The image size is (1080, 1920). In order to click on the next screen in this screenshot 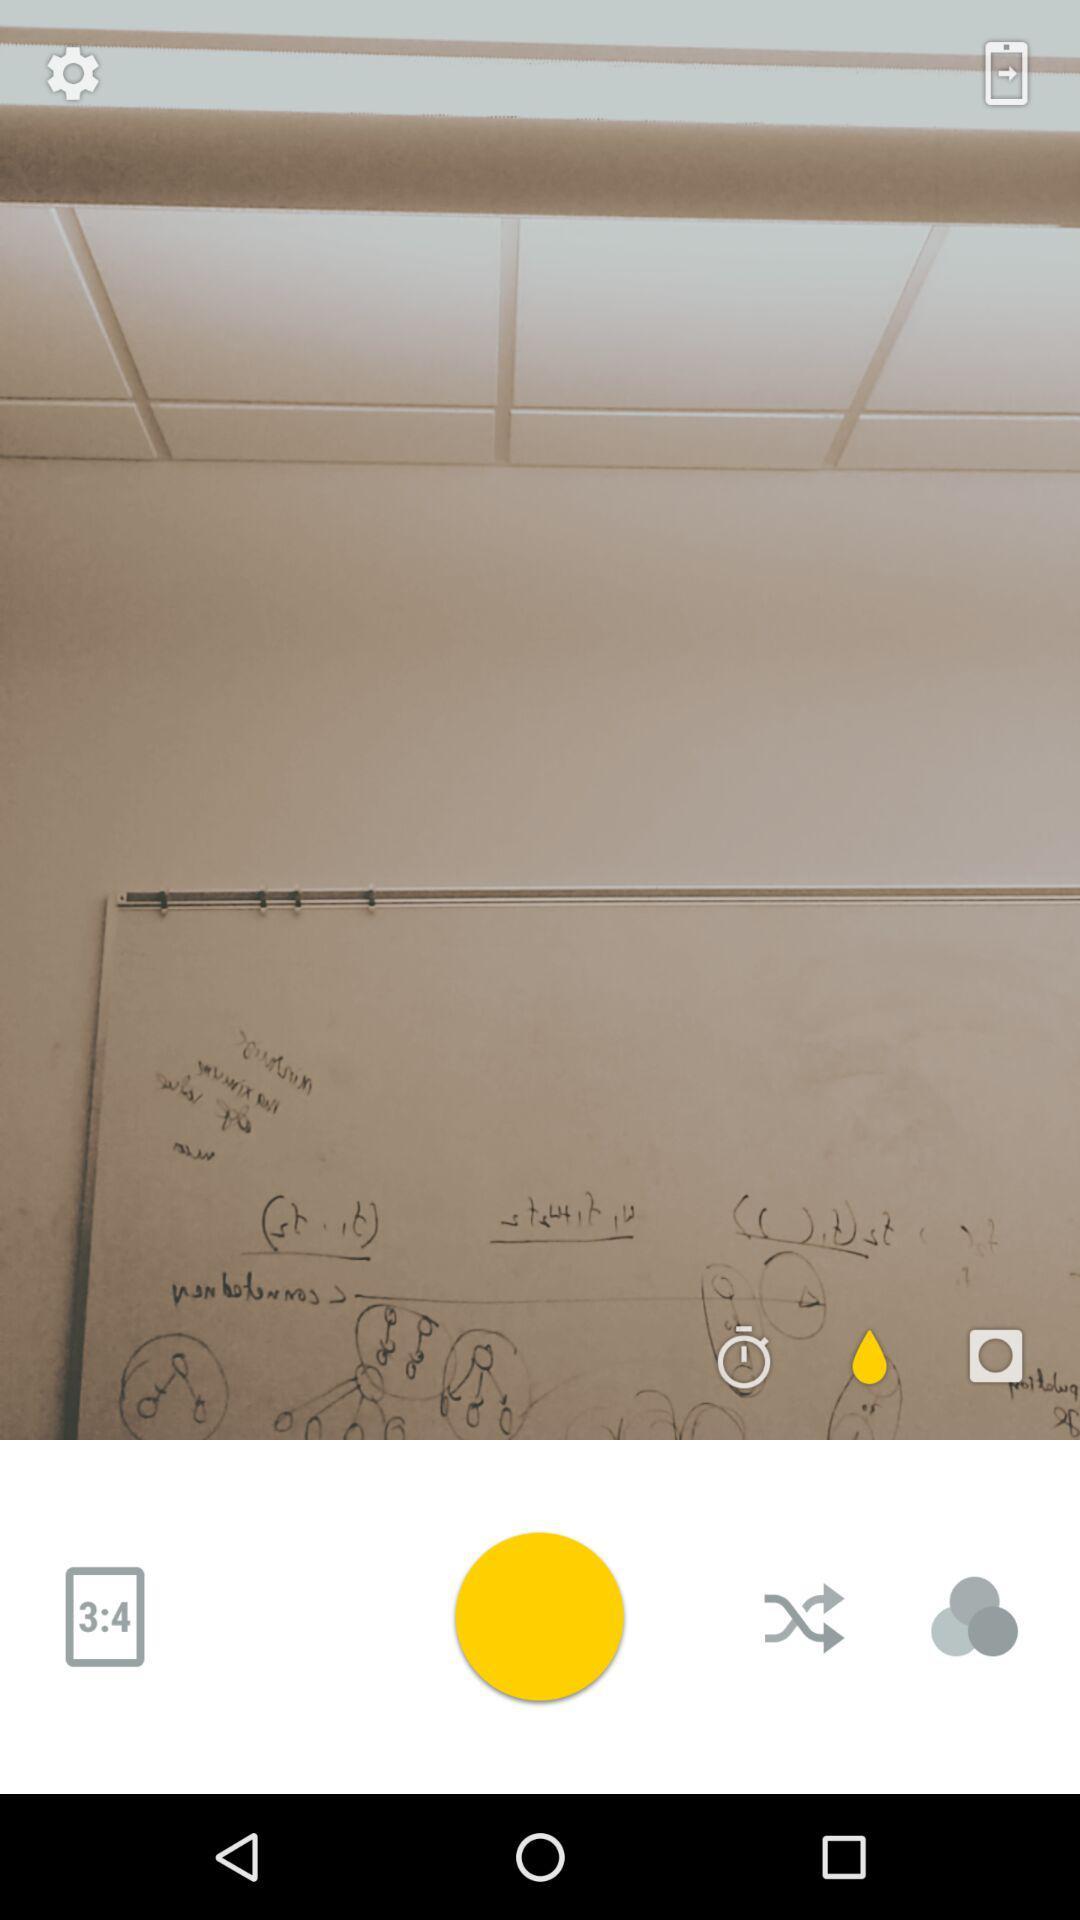, I will do `click(1006, 73)`.